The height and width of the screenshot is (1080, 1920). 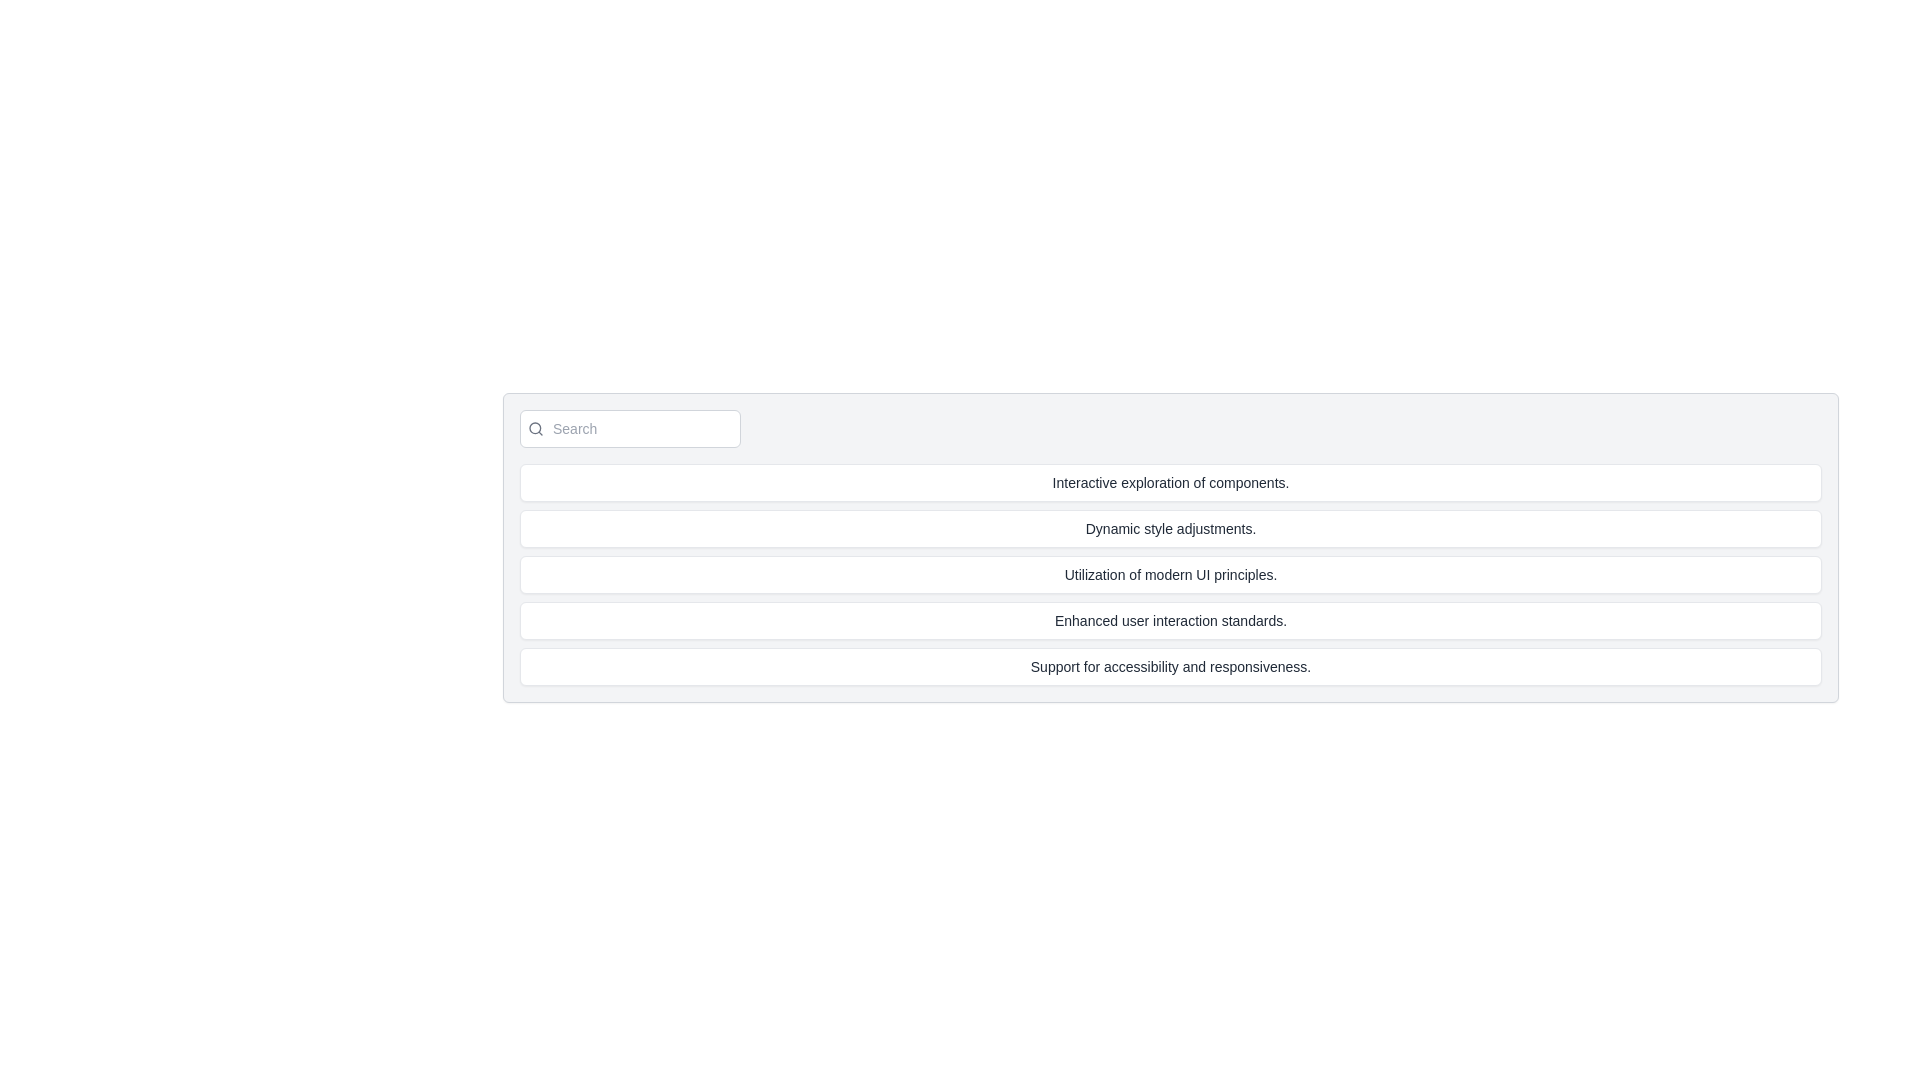 I want to click on the search icon, which is a gray circular magnifying glass located on the left side of the search input field at the top section of the interface, so click(x=536, y=427).